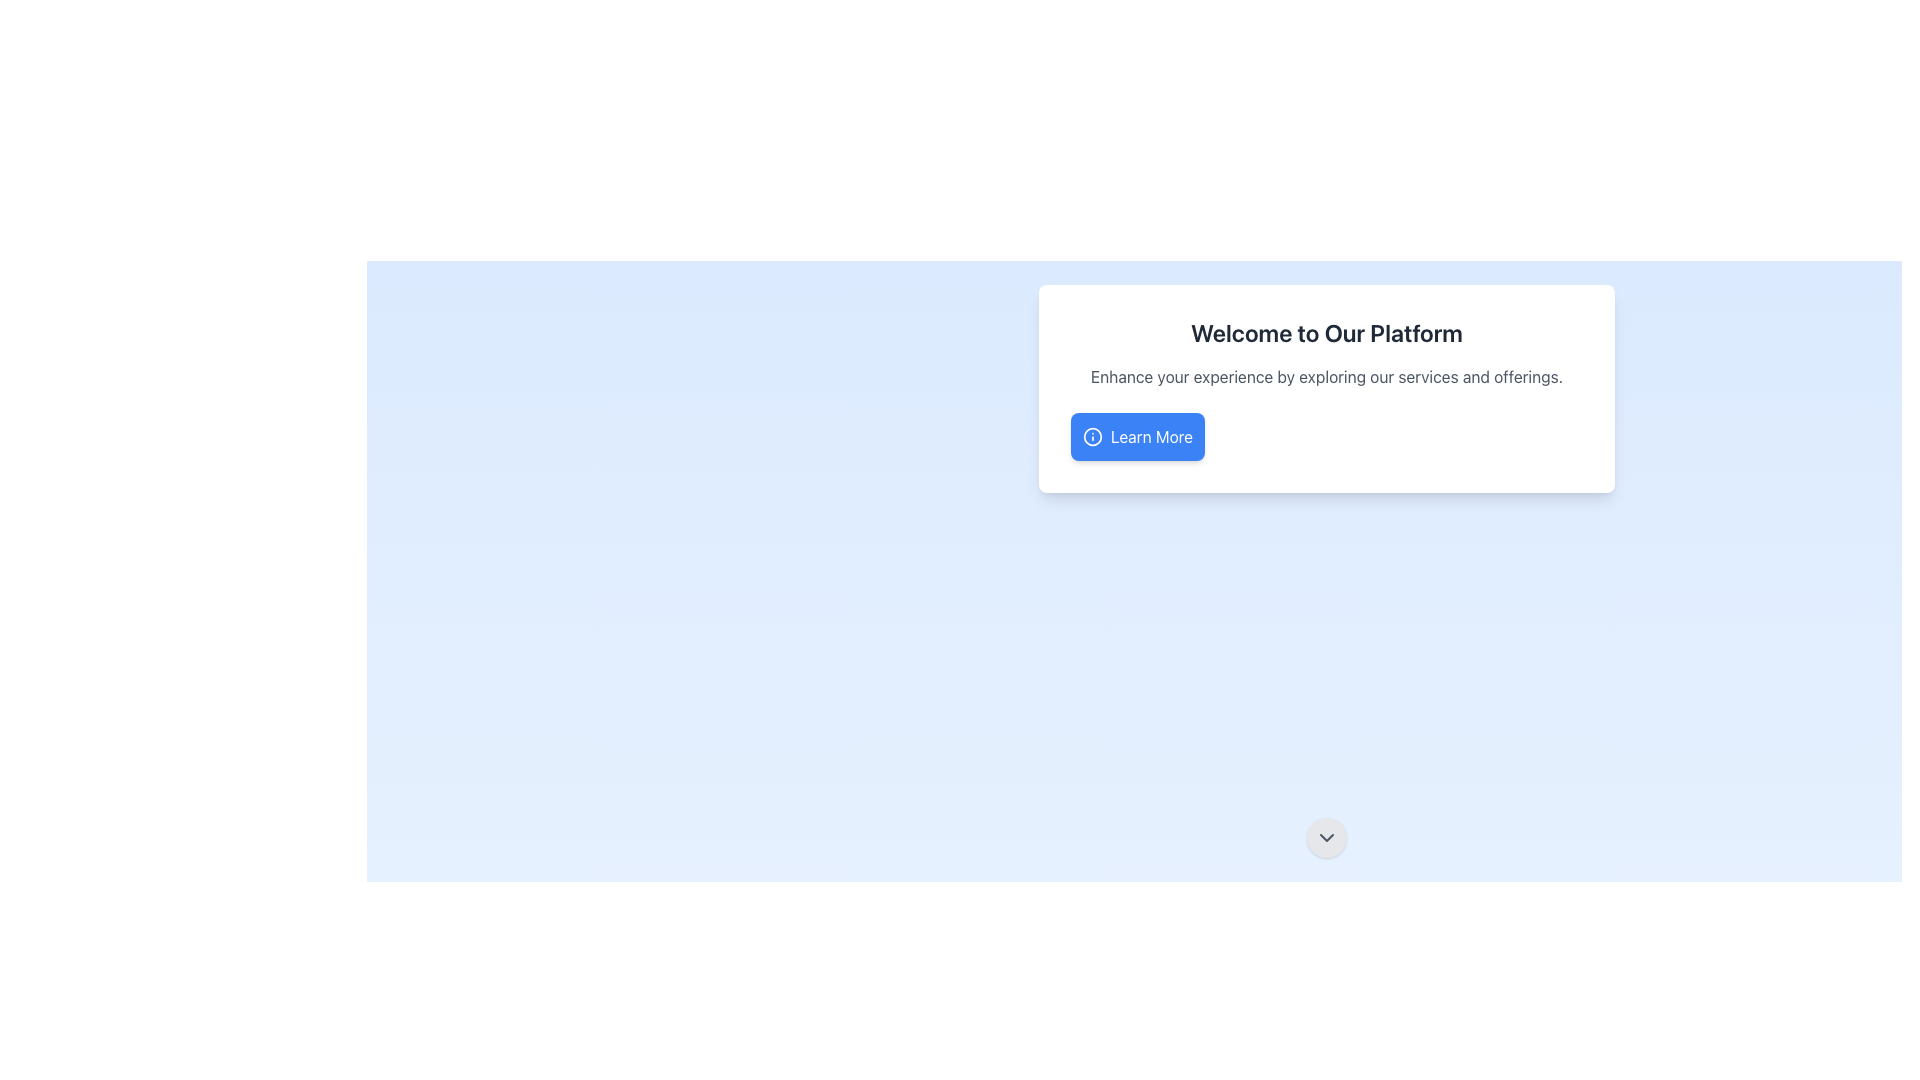 The height and width of the screenshot is (1080, 1920). I want to click on the circular information icon with a blue background located to the immediate left of the 'Learn More' text, so click(1092, 435).